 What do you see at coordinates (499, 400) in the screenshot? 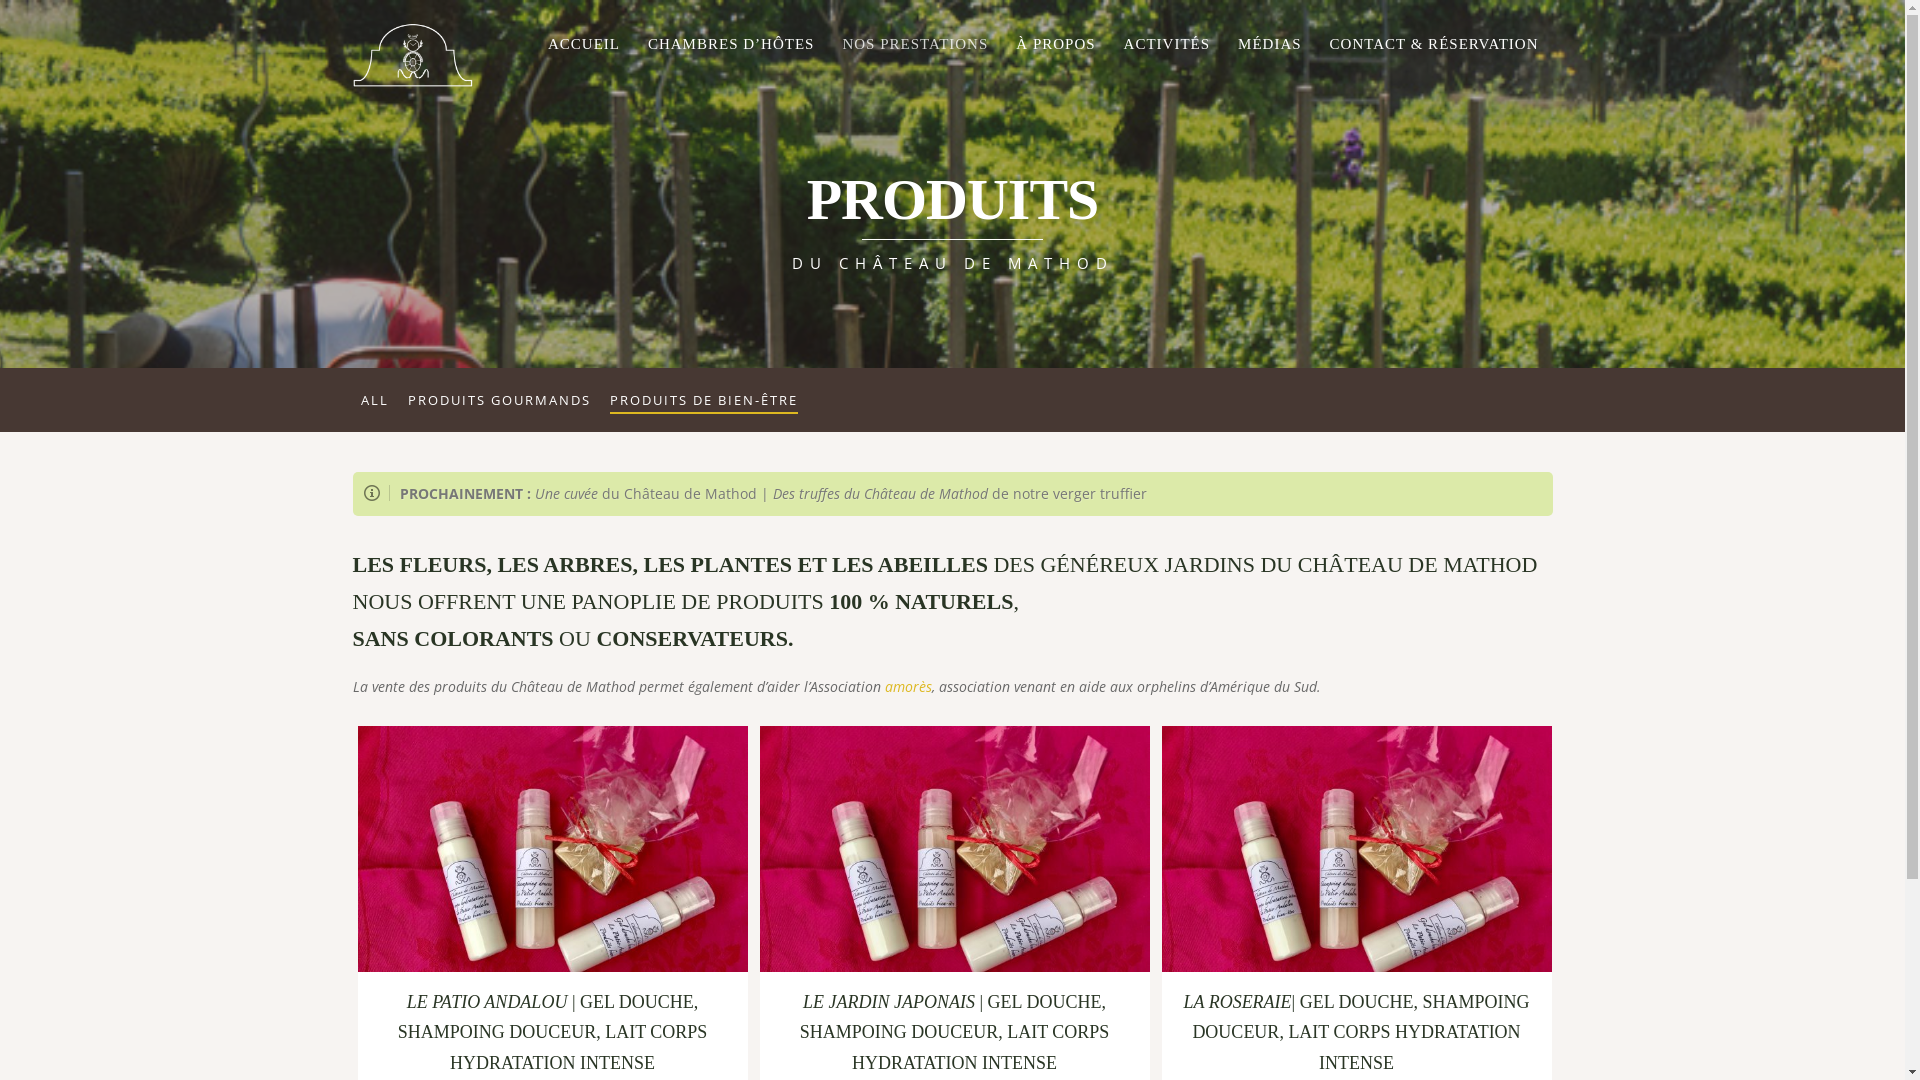
I see `'PRODUITS GOURMANDS'` at bounding box center [499, 400].